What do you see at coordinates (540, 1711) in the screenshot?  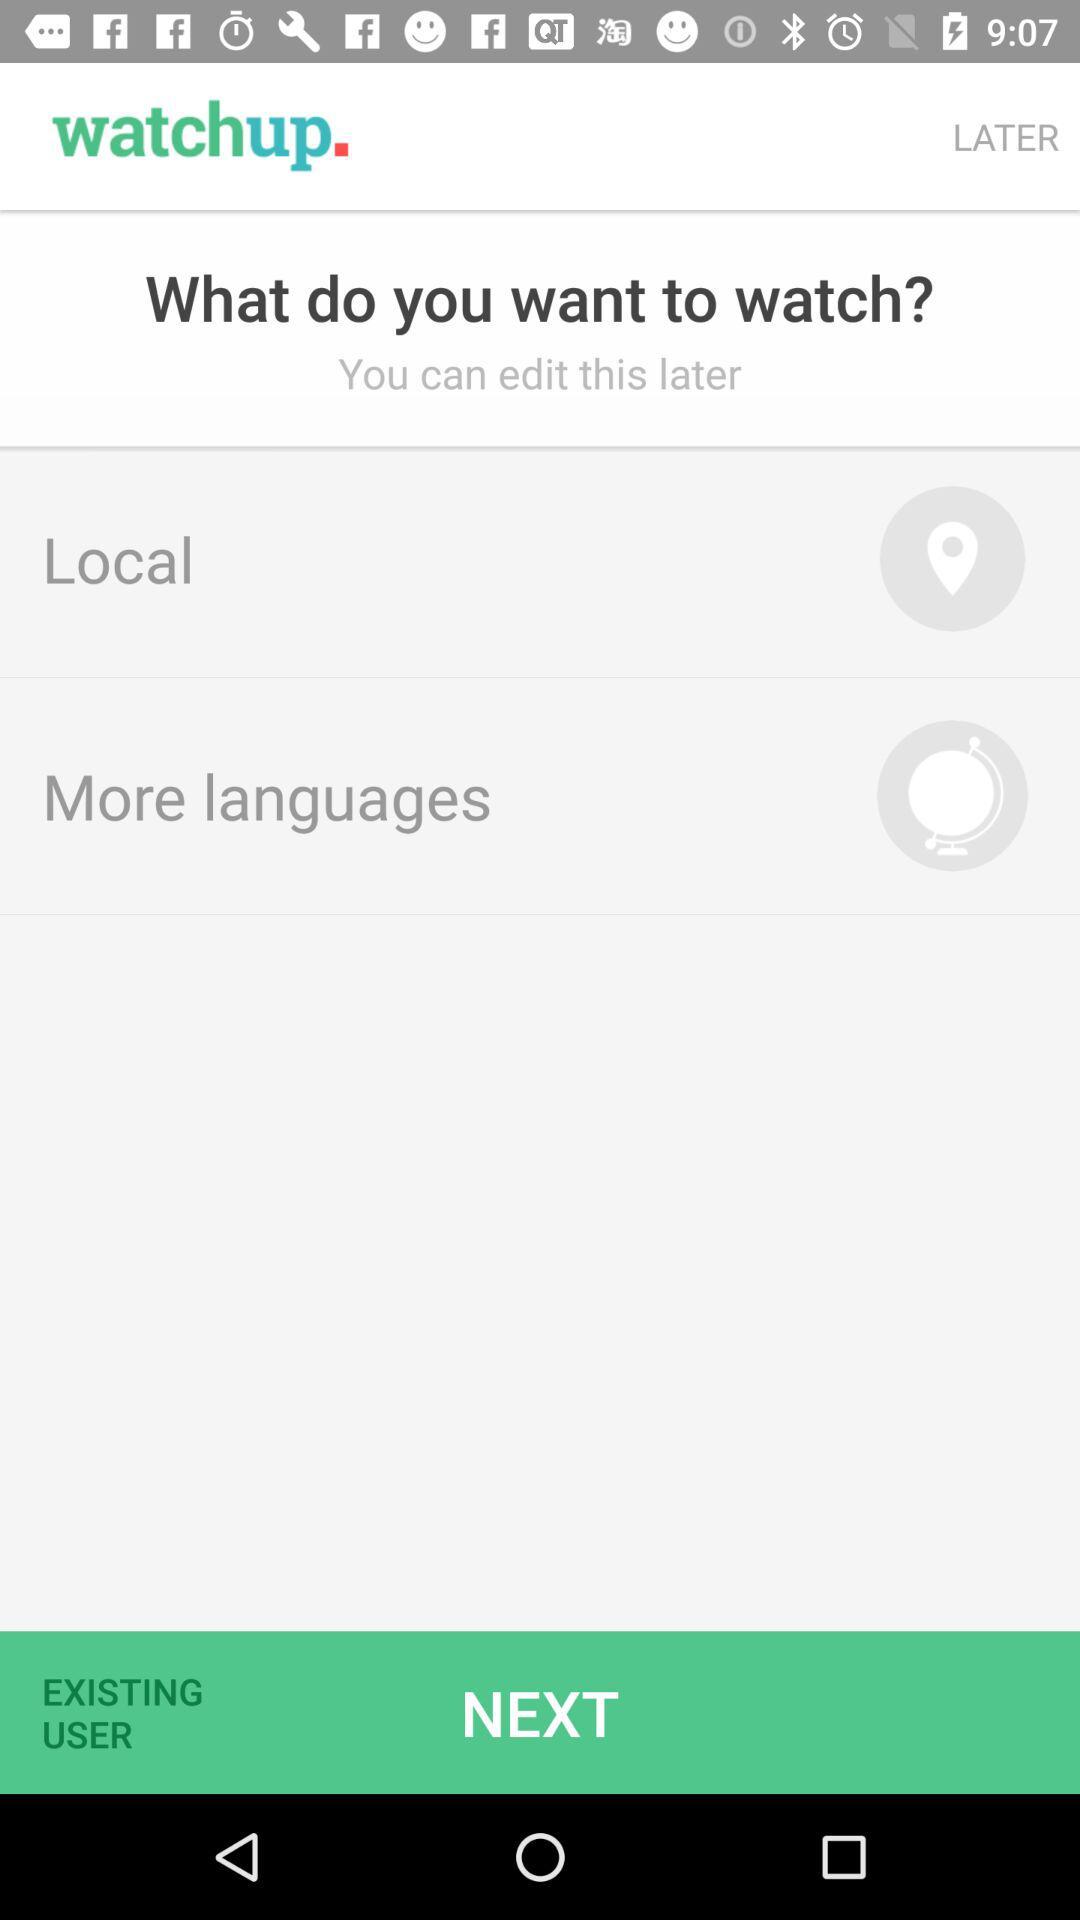 I see `the icon to the right of existing` at bounding box center [540, 1711].